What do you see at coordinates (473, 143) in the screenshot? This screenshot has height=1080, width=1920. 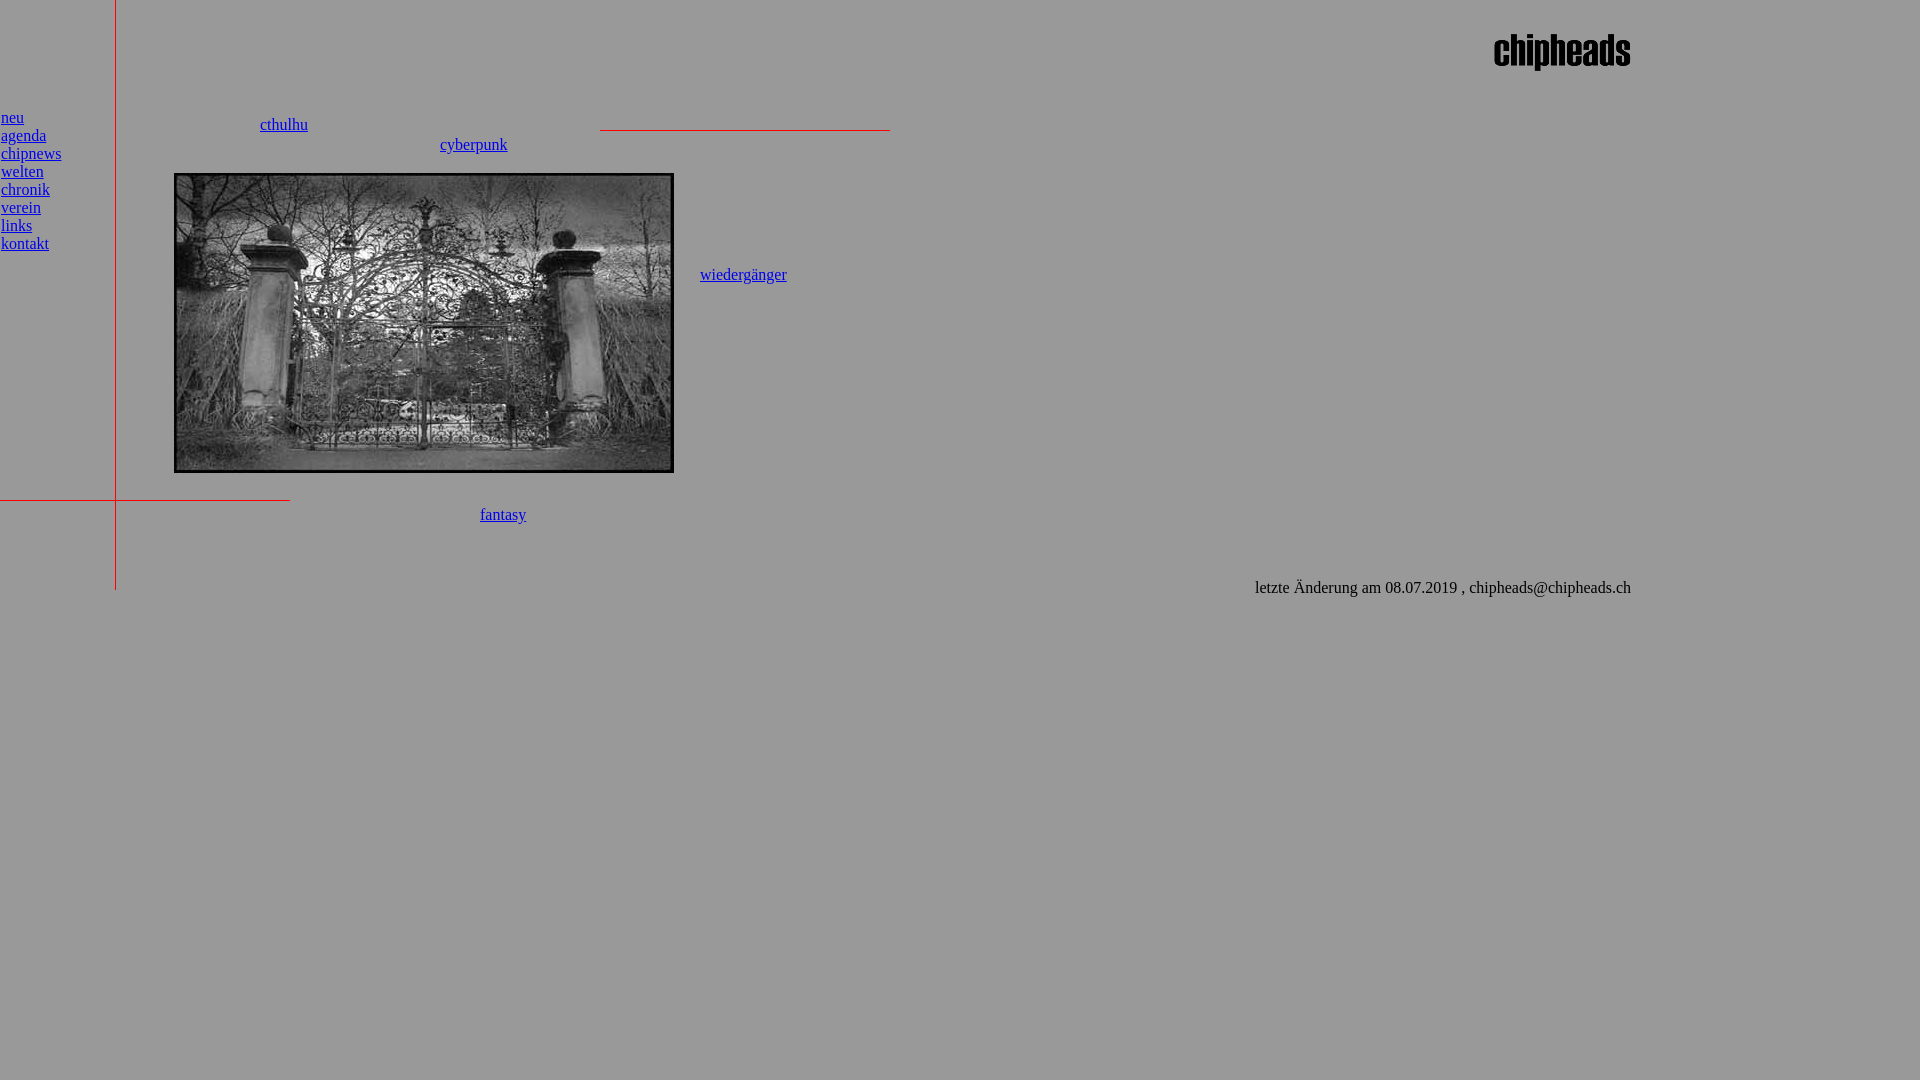 I see `'cyberpunk'` at bounding box center [473, 143].